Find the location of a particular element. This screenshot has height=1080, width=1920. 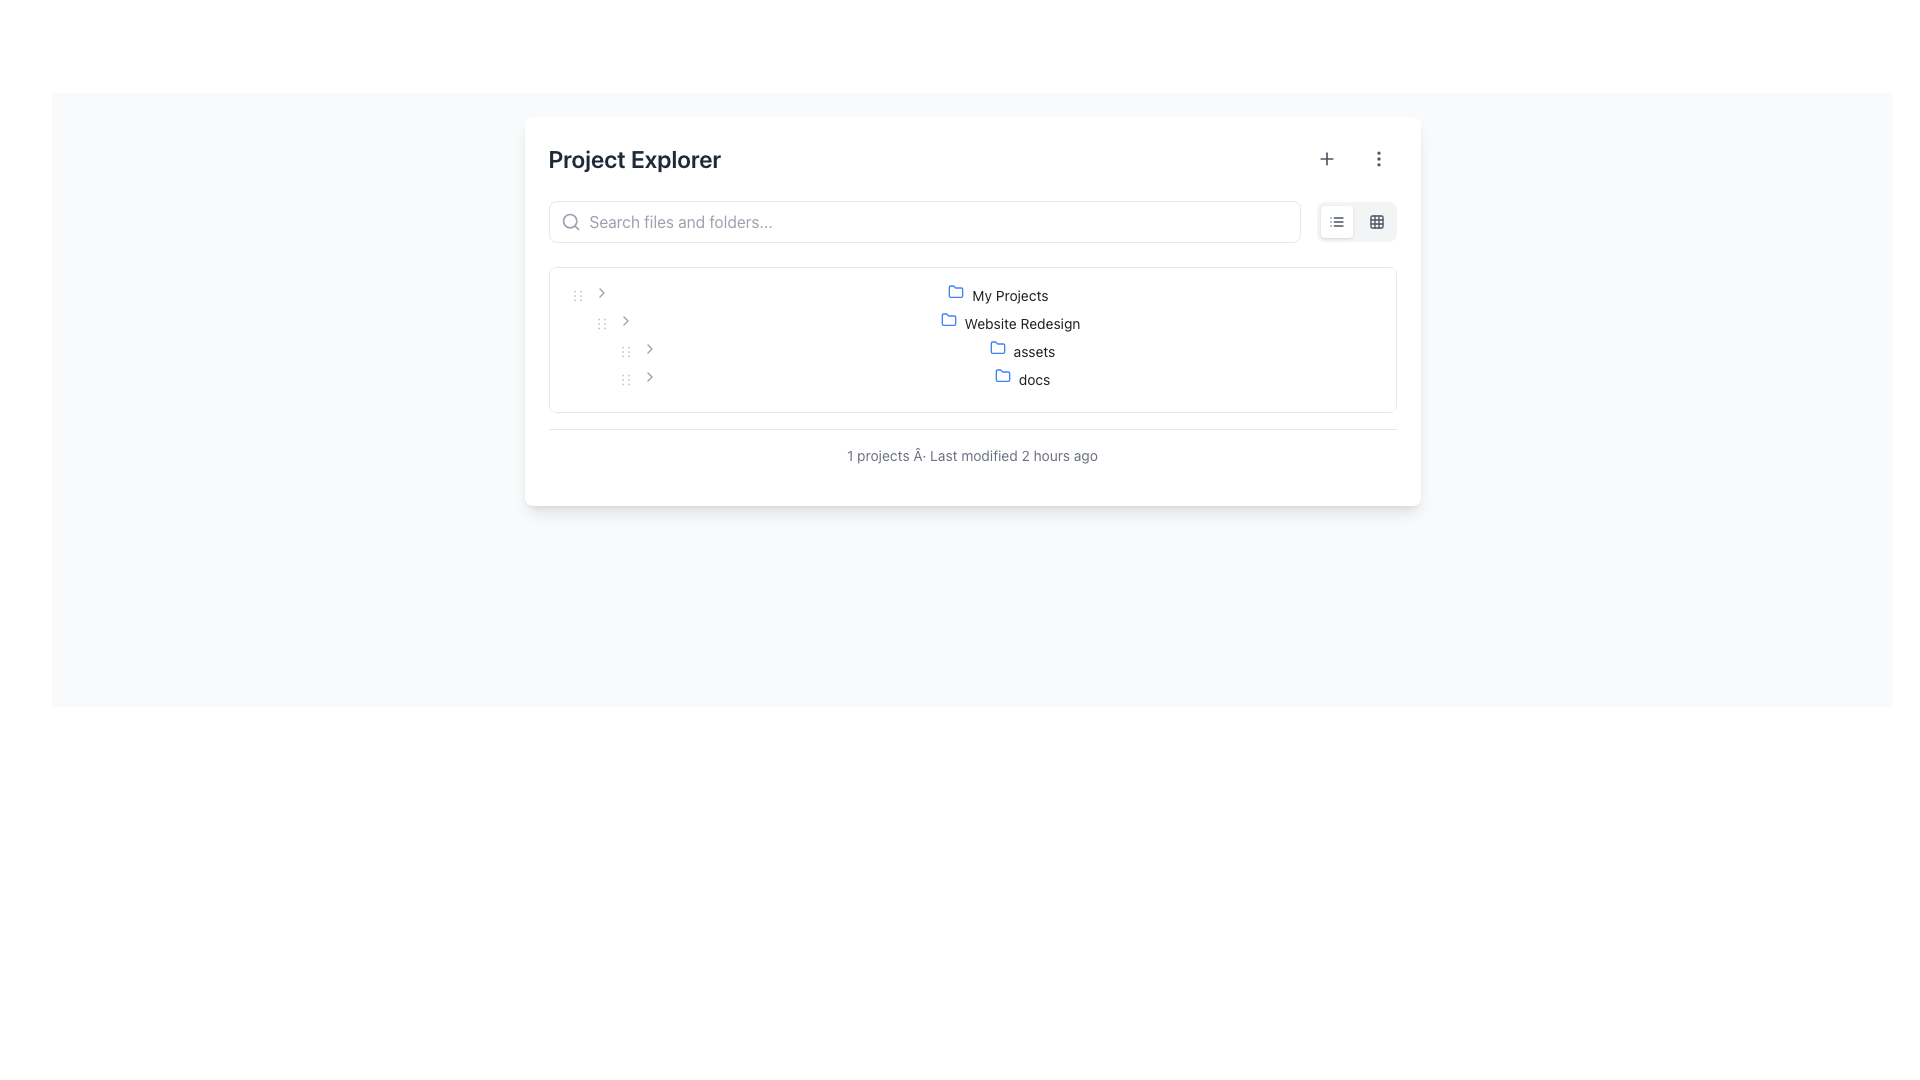

the Tree View element that displays the project hierarchy, including titles like 'My Projects', 'Website Redesign', 'assets', and 'docs', located in the 'Project Explorer' section of the UI is located at coordinates (972, 338).